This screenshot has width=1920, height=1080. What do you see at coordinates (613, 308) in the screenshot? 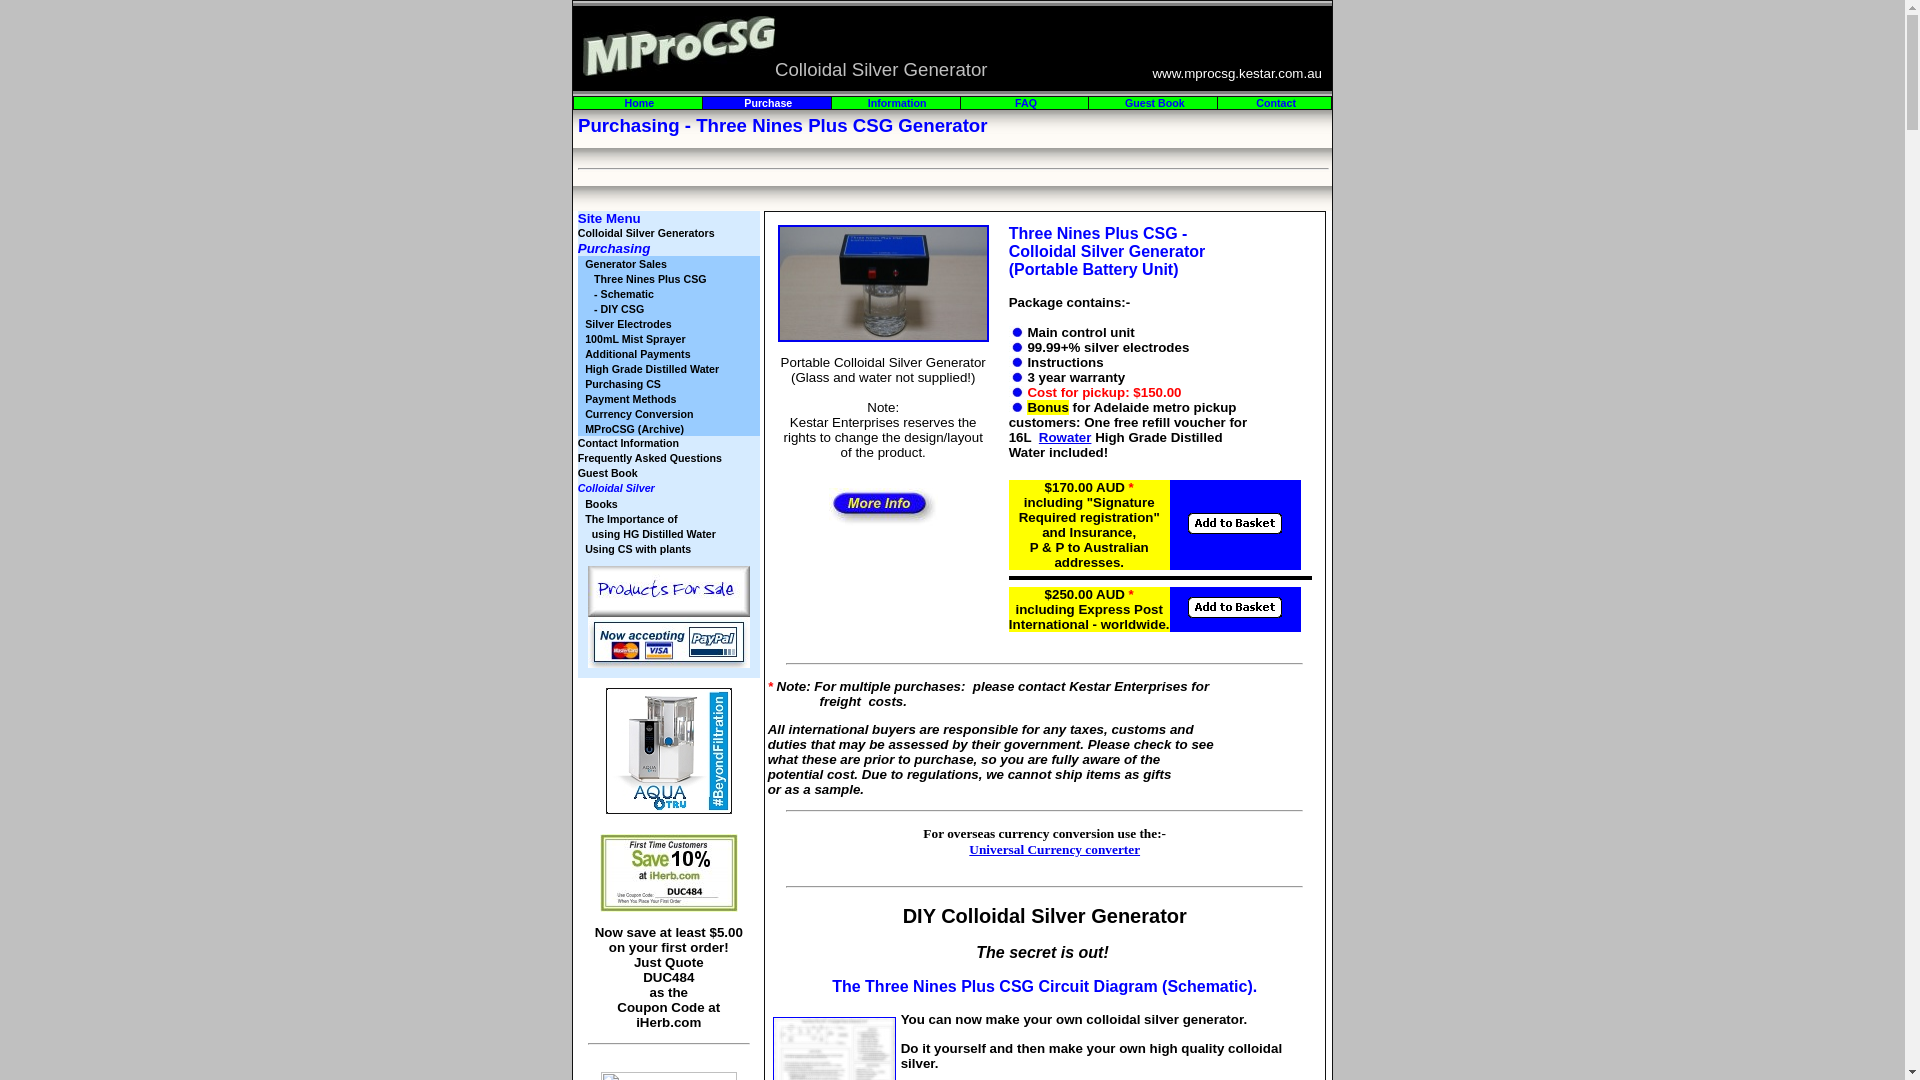
I see `'   - DIY CSG'` at bounding box center [613, 308].